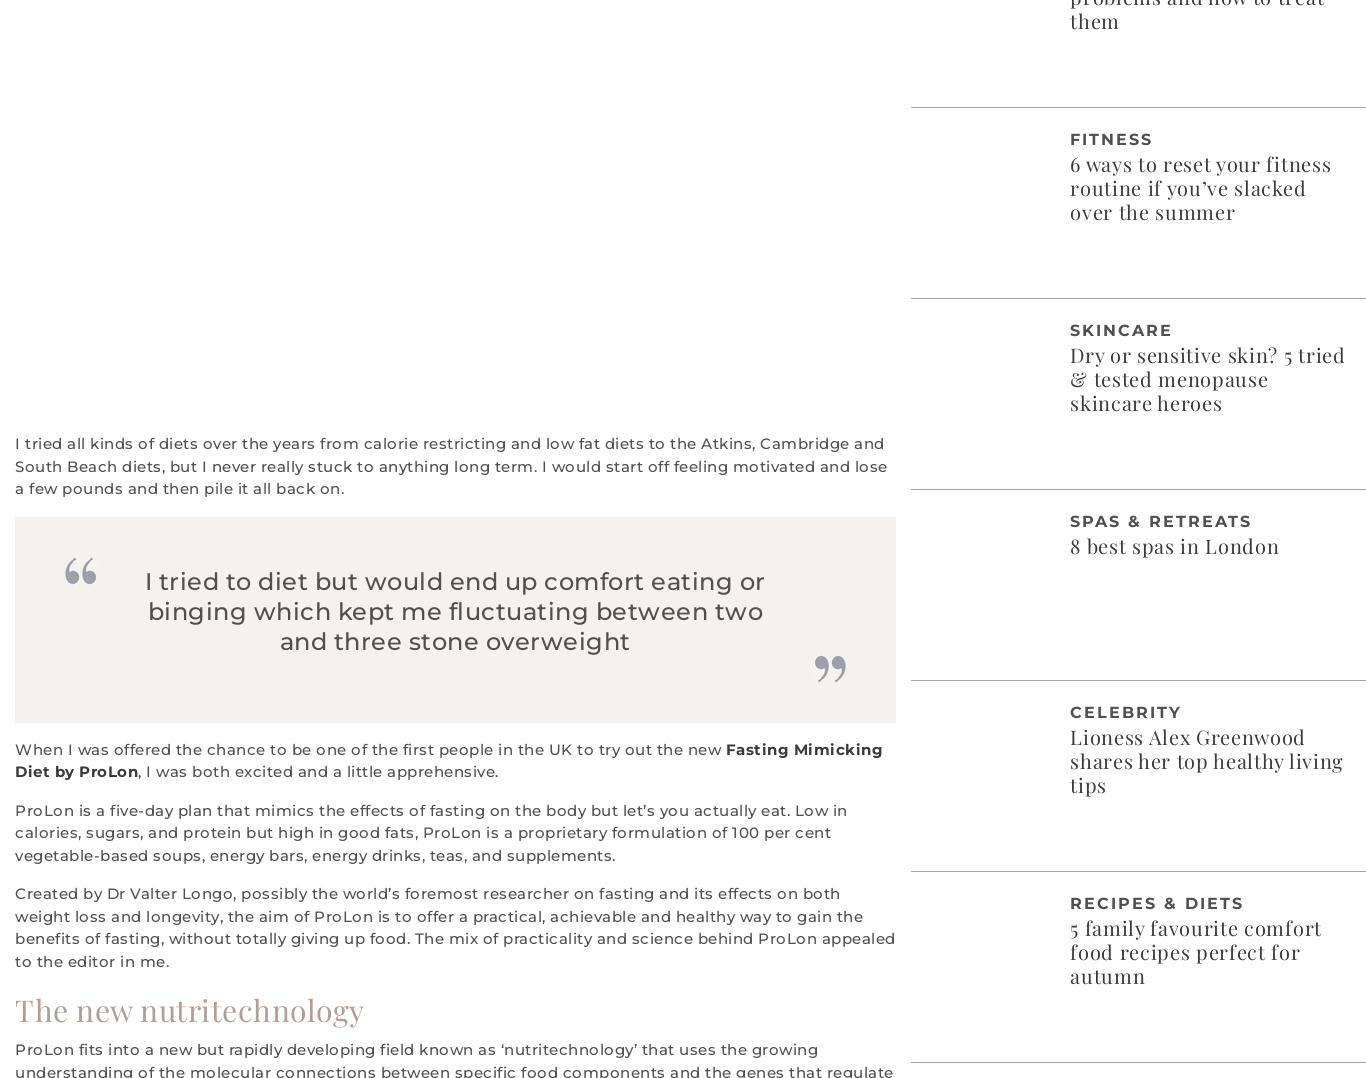 The width and height of the screenshot is (1366, 1078). What do you see at coordinates (1207, 377) in the screenshot?
I see `'Dry or sensitive skin? 5 tried & tested menopause skincare heroes'` at bounding box center [1207, 377].